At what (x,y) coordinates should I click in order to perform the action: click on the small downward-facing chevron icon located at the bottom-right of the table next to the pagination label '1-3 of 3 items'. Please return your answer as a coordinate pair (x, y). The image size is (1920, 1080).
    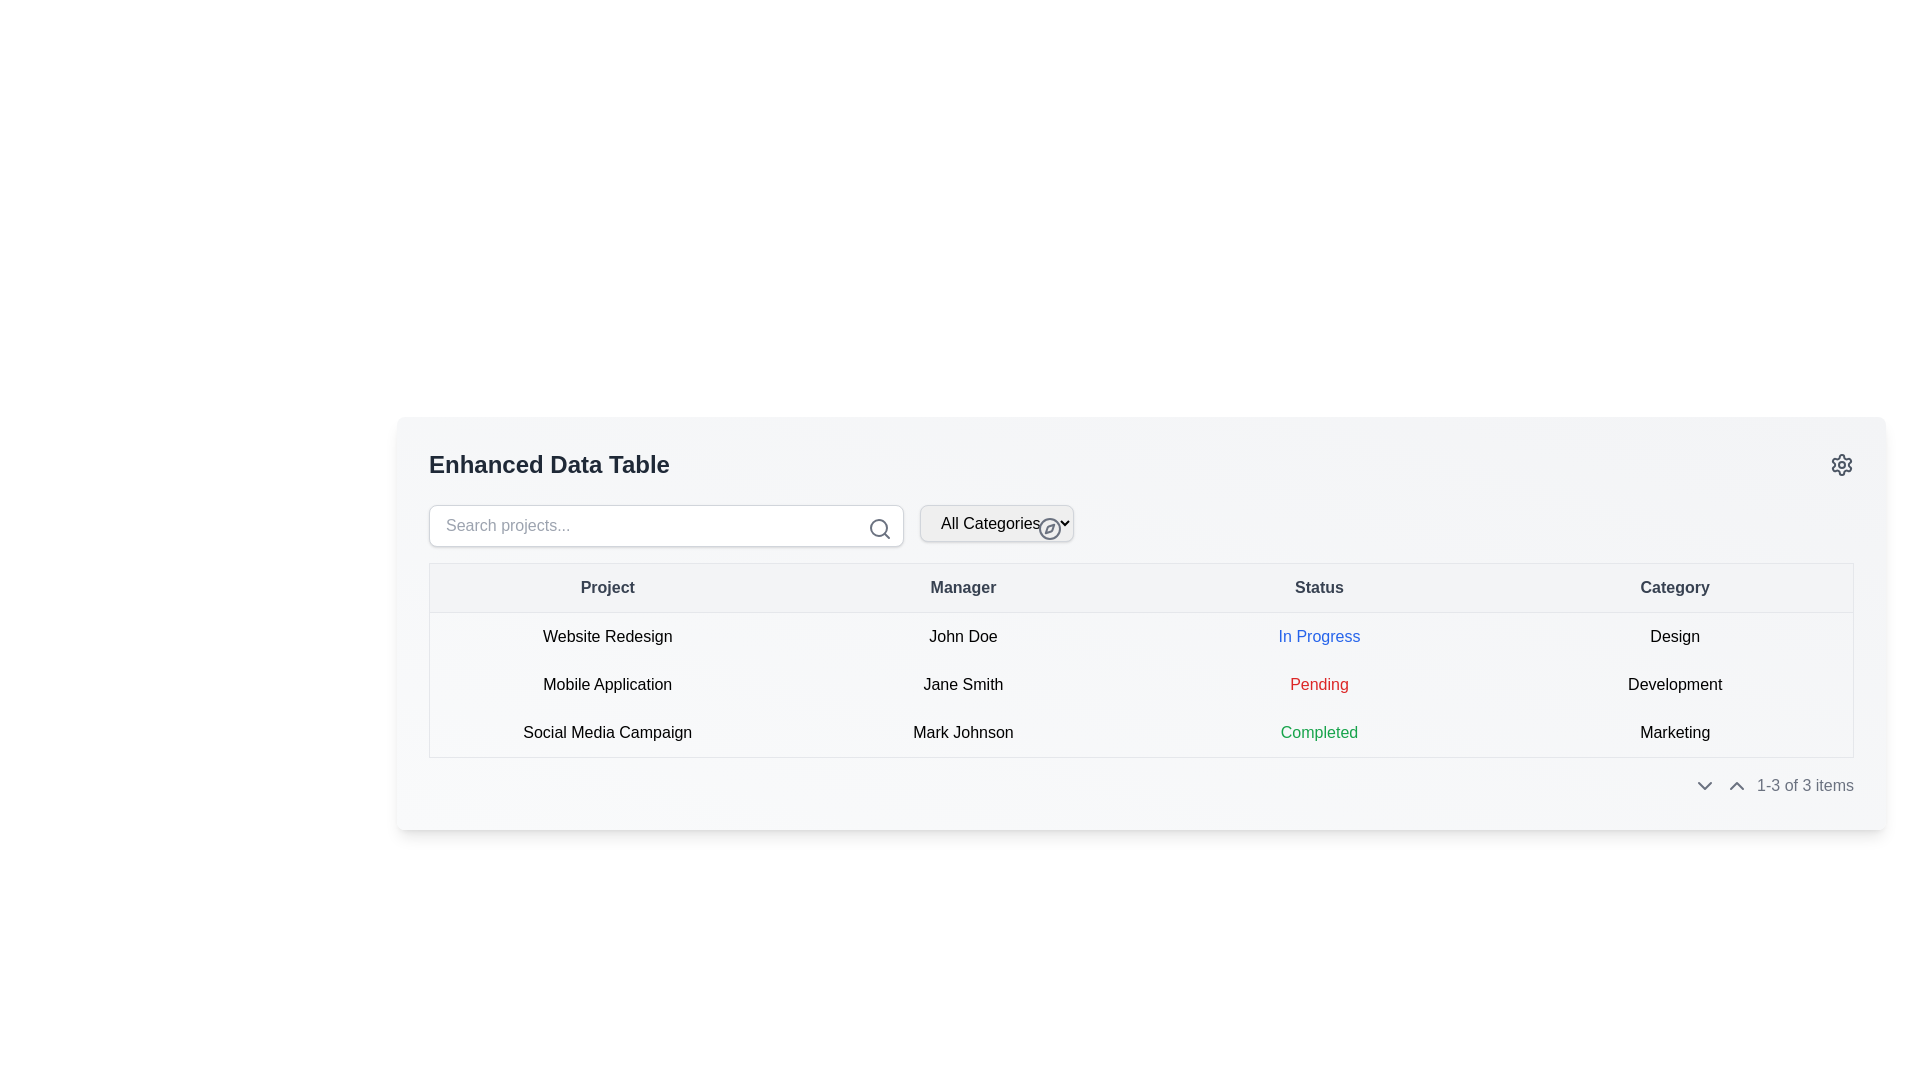
    Looking at the image, I should click on (1704, 785).